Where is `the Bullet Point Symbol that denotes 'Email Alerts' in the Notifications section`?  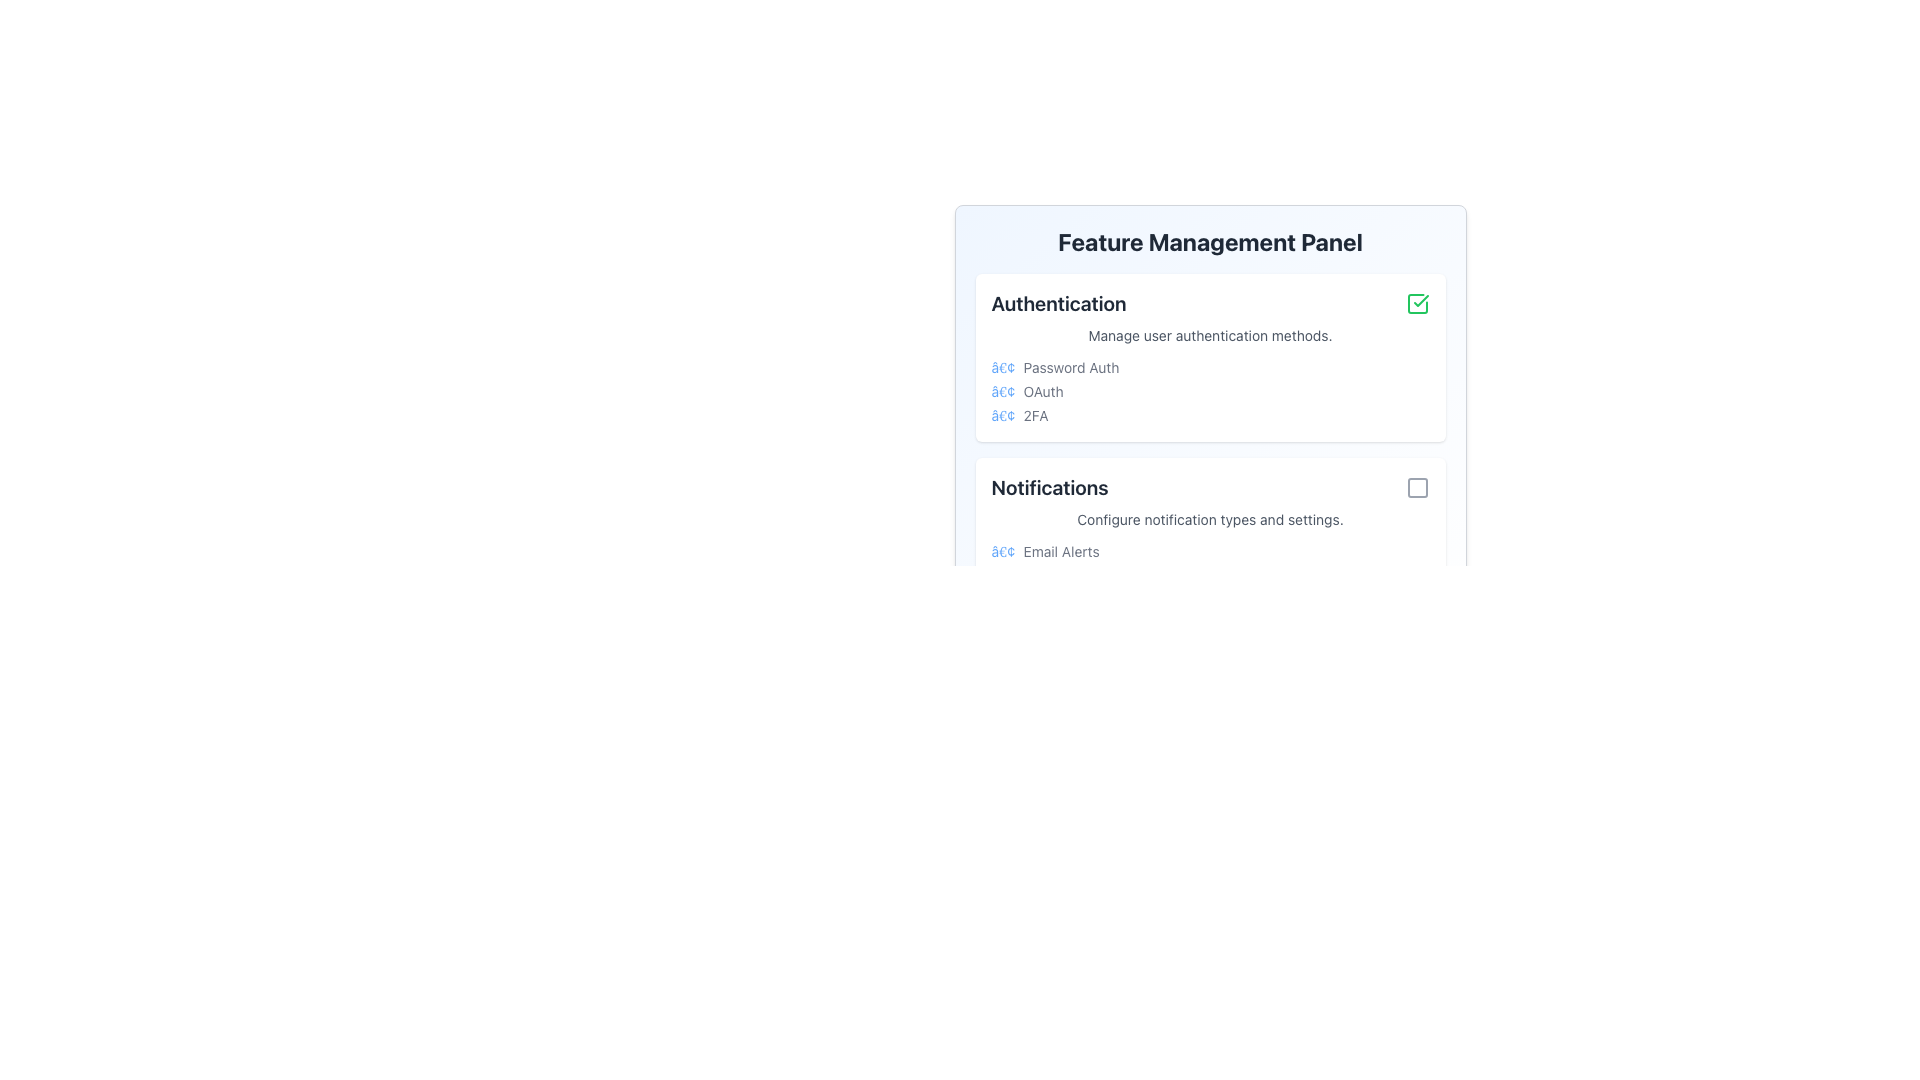 the Bullet Point Symbol that denotes 'Email Alerts' in the Notifications section is located at coordinates (1003, 551).